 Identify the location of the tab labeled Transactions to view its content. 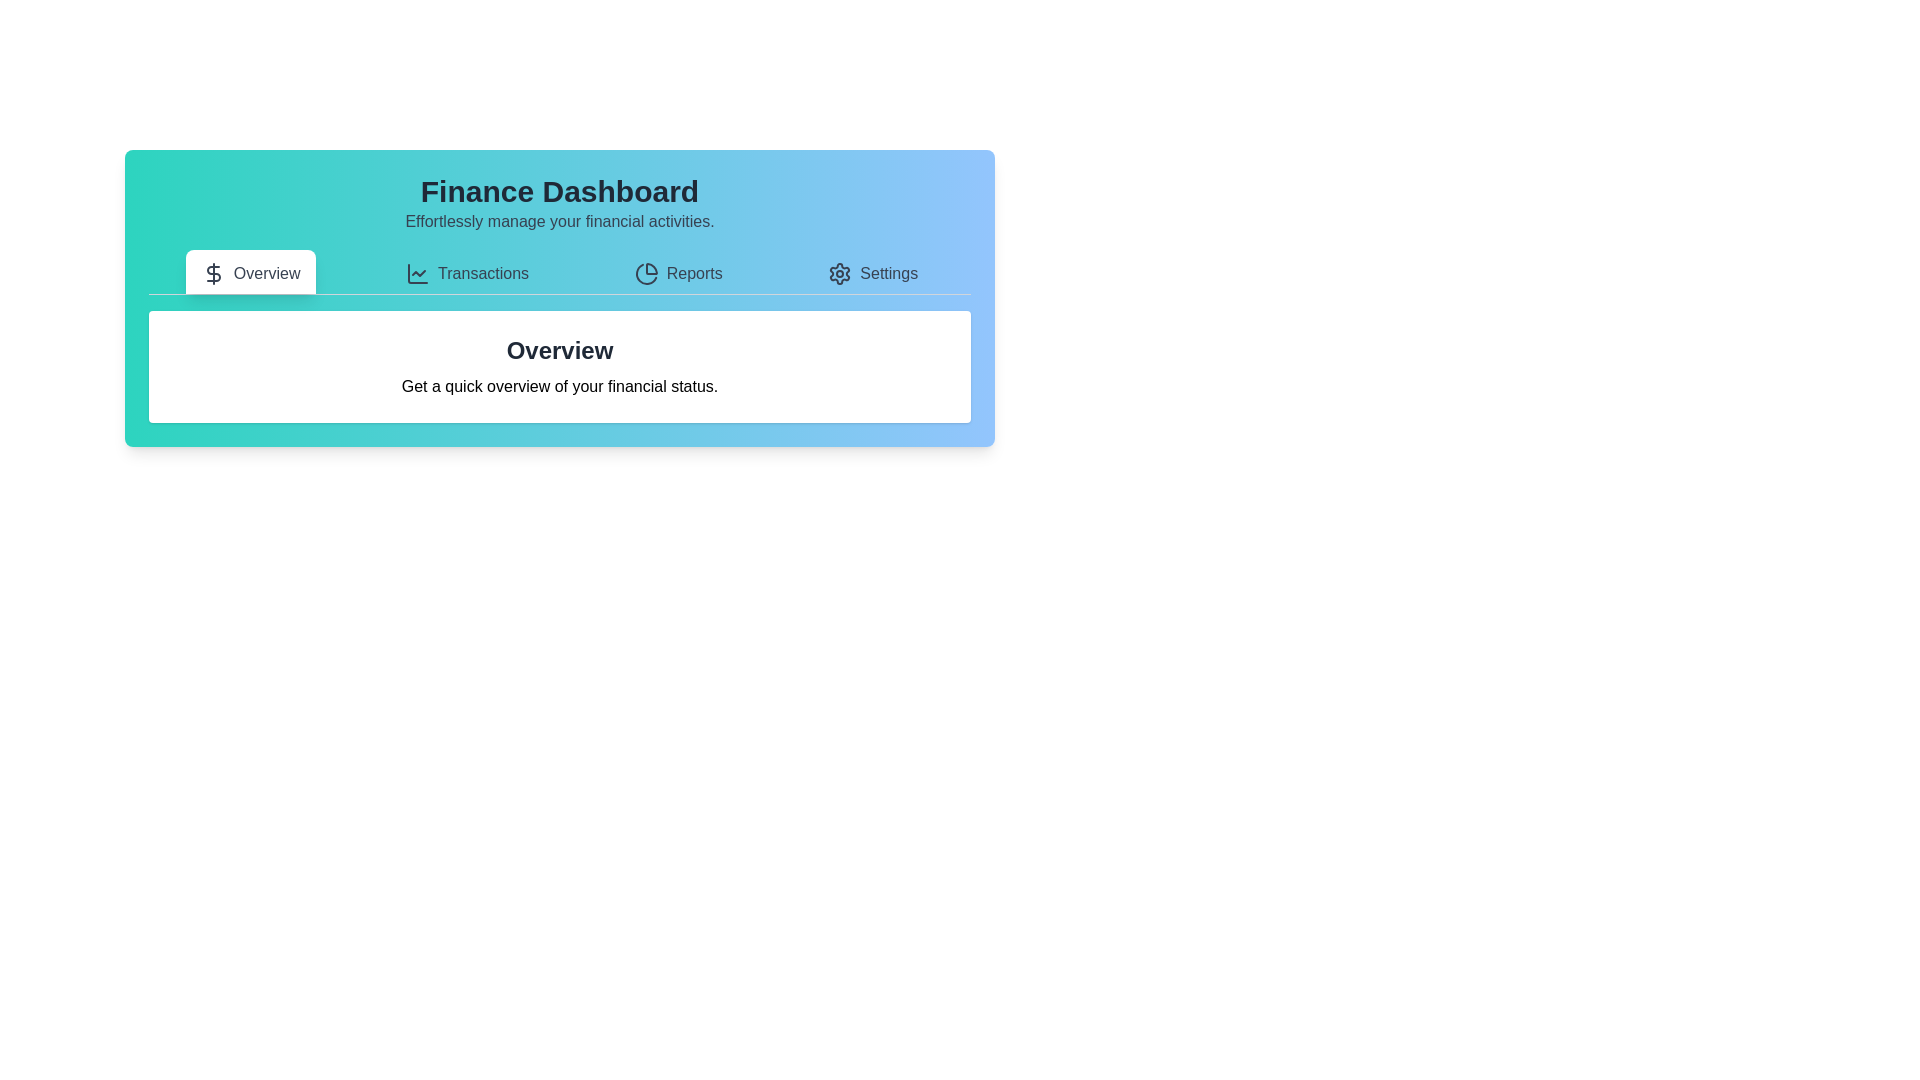
(466, 272).